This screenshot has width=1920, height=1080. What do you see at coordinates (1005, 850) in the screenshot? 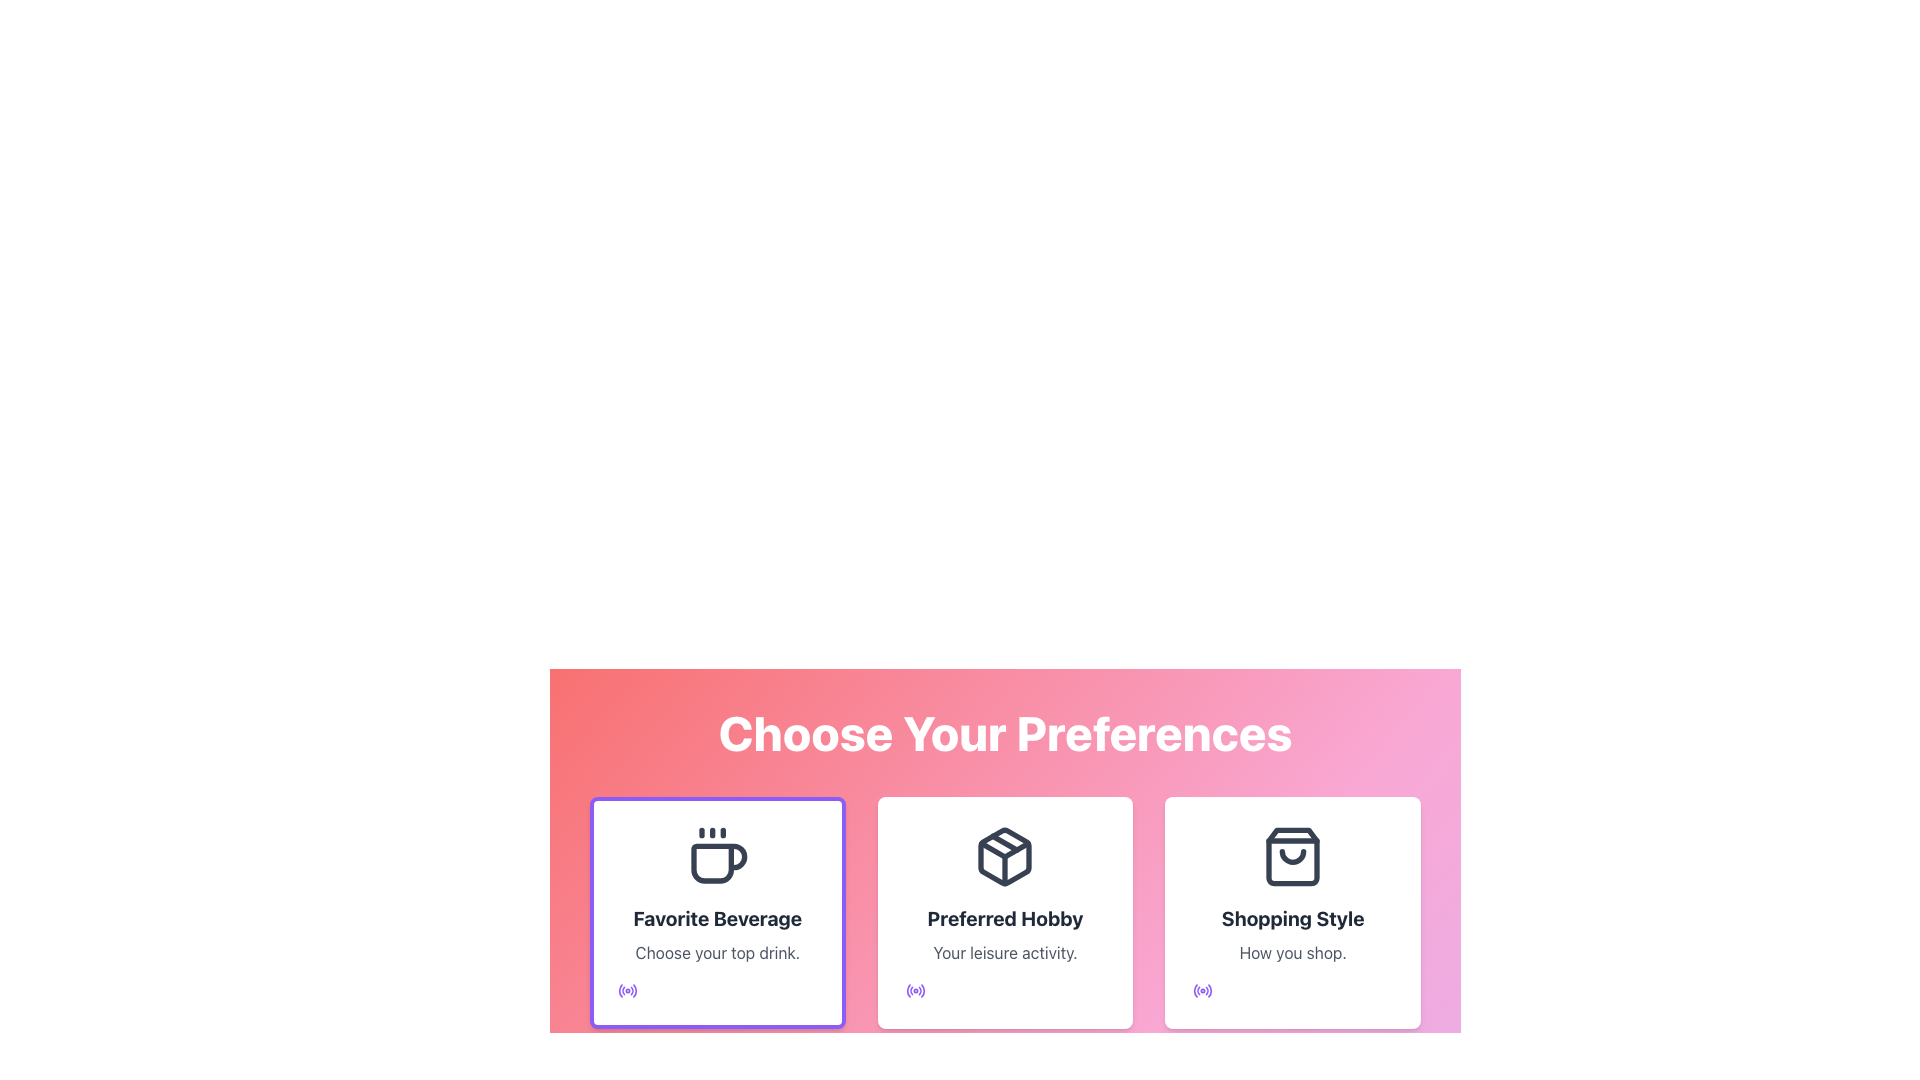
I see `the small triangular section of the 'Preferred Hobby' icon, which represents the top triangular flap of the box` at bounding box center [1005, 850].